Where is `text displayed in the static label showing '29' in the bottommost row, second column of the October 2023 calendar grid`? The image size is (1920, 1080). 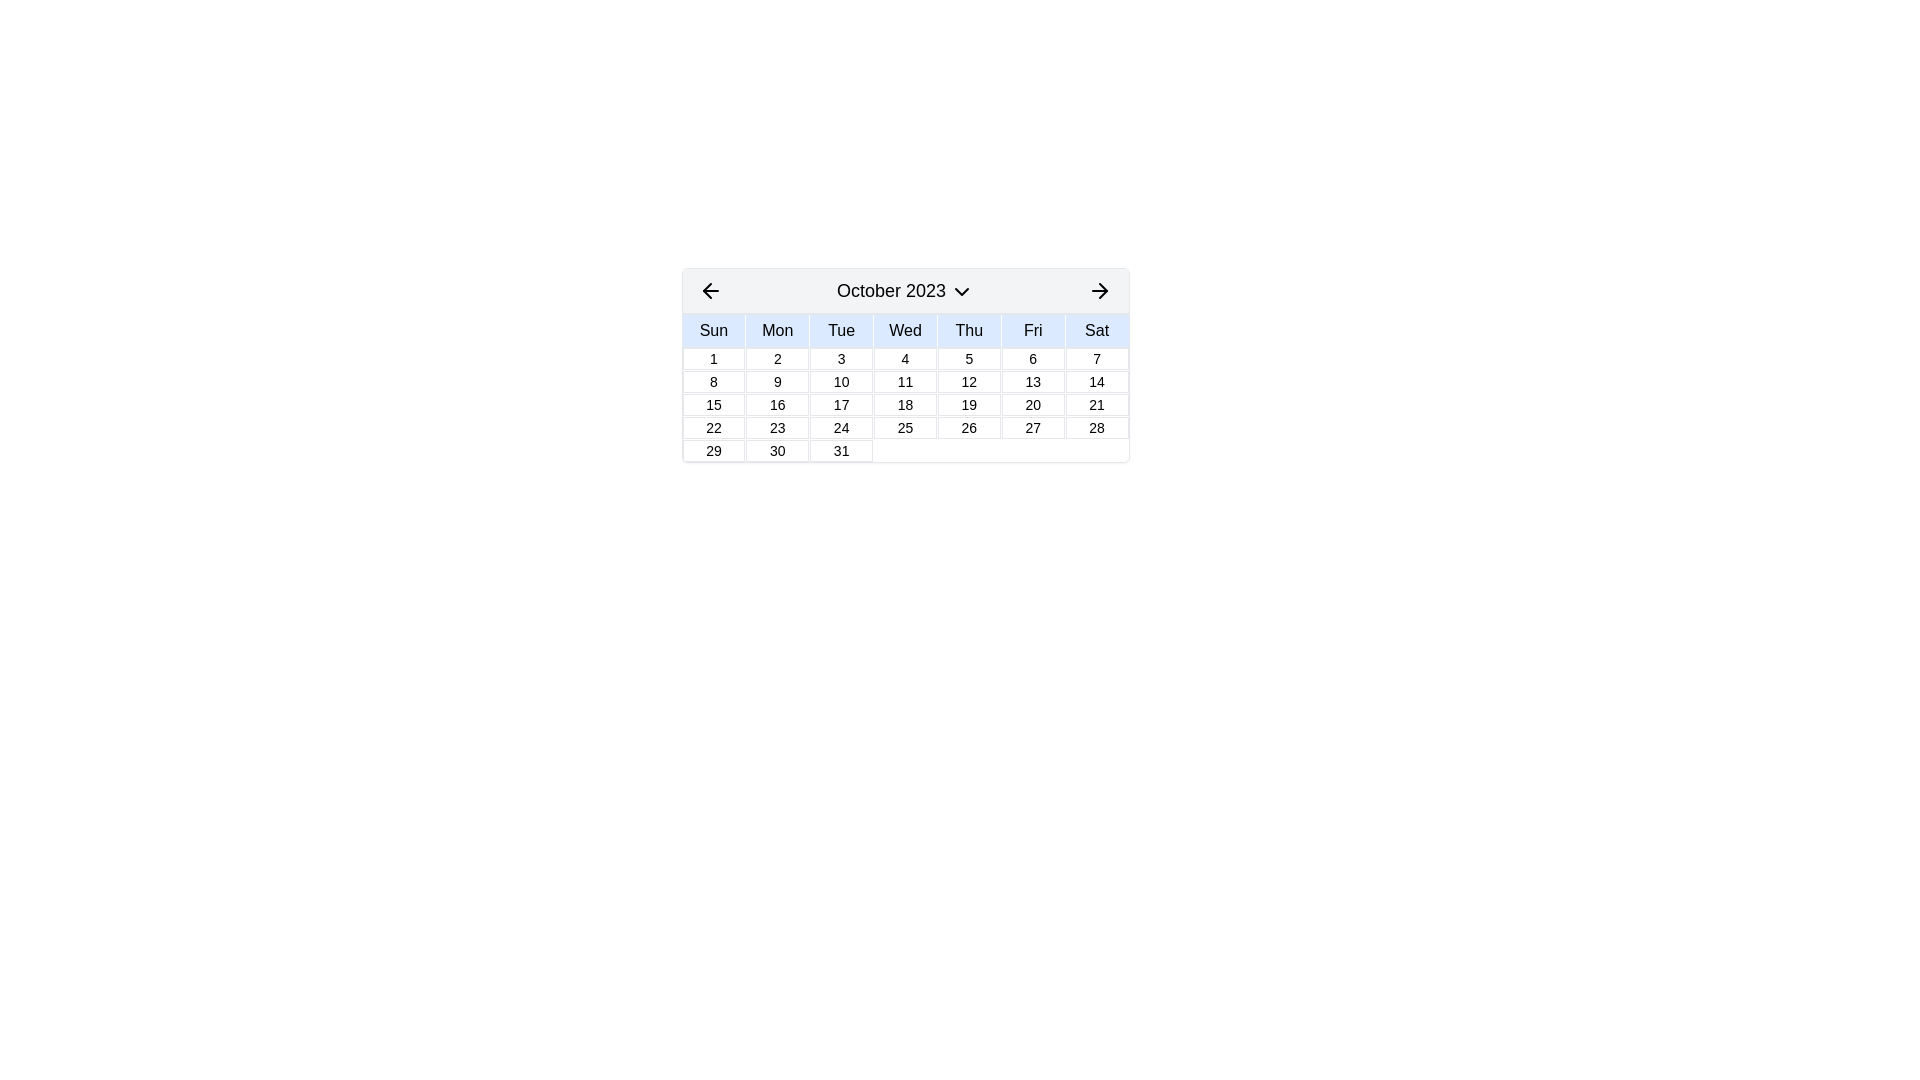
text displayed in the static label showing '29' in the bottommost row, second column of the October 2023 calendar grid is located at coordinates (713, 451).